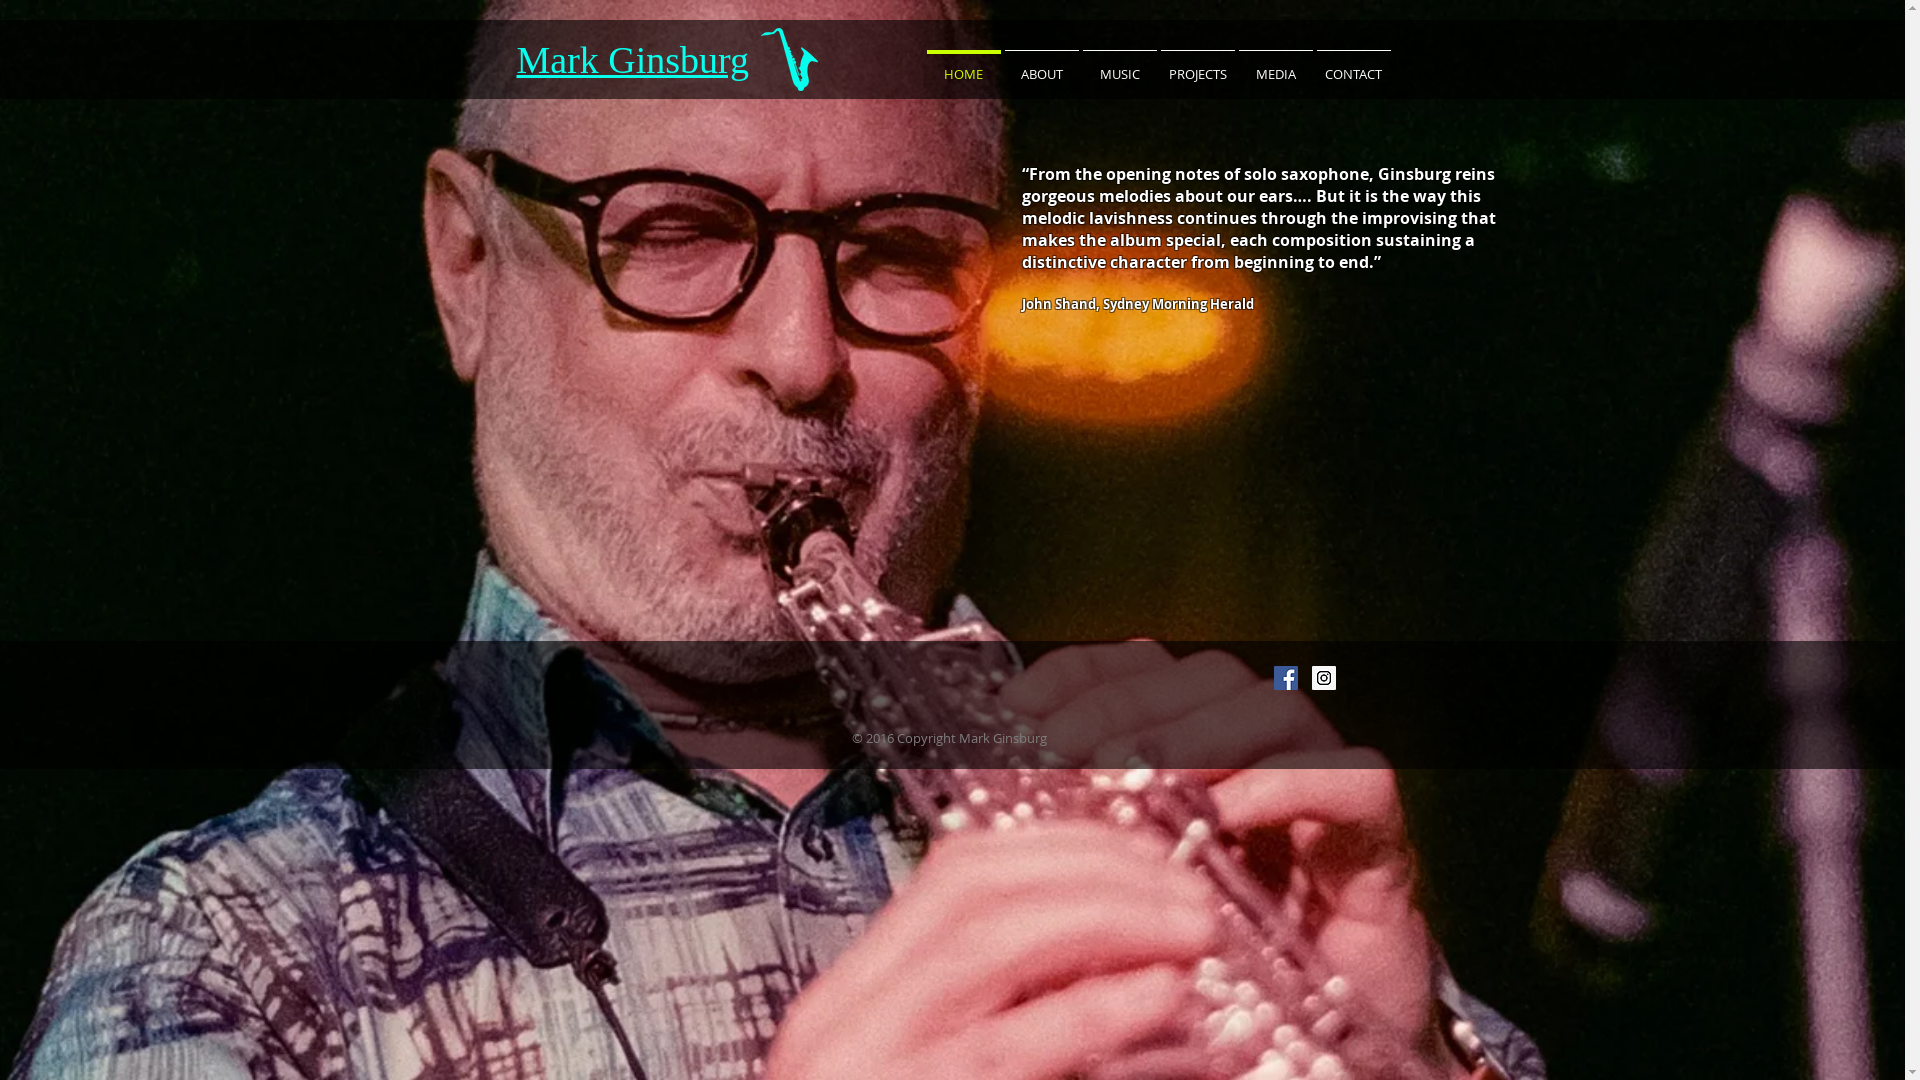 Image resolution: width=1920 pixels, height=1080 pixels. I want to click on 'PROJECTS', so click(1196, 64).